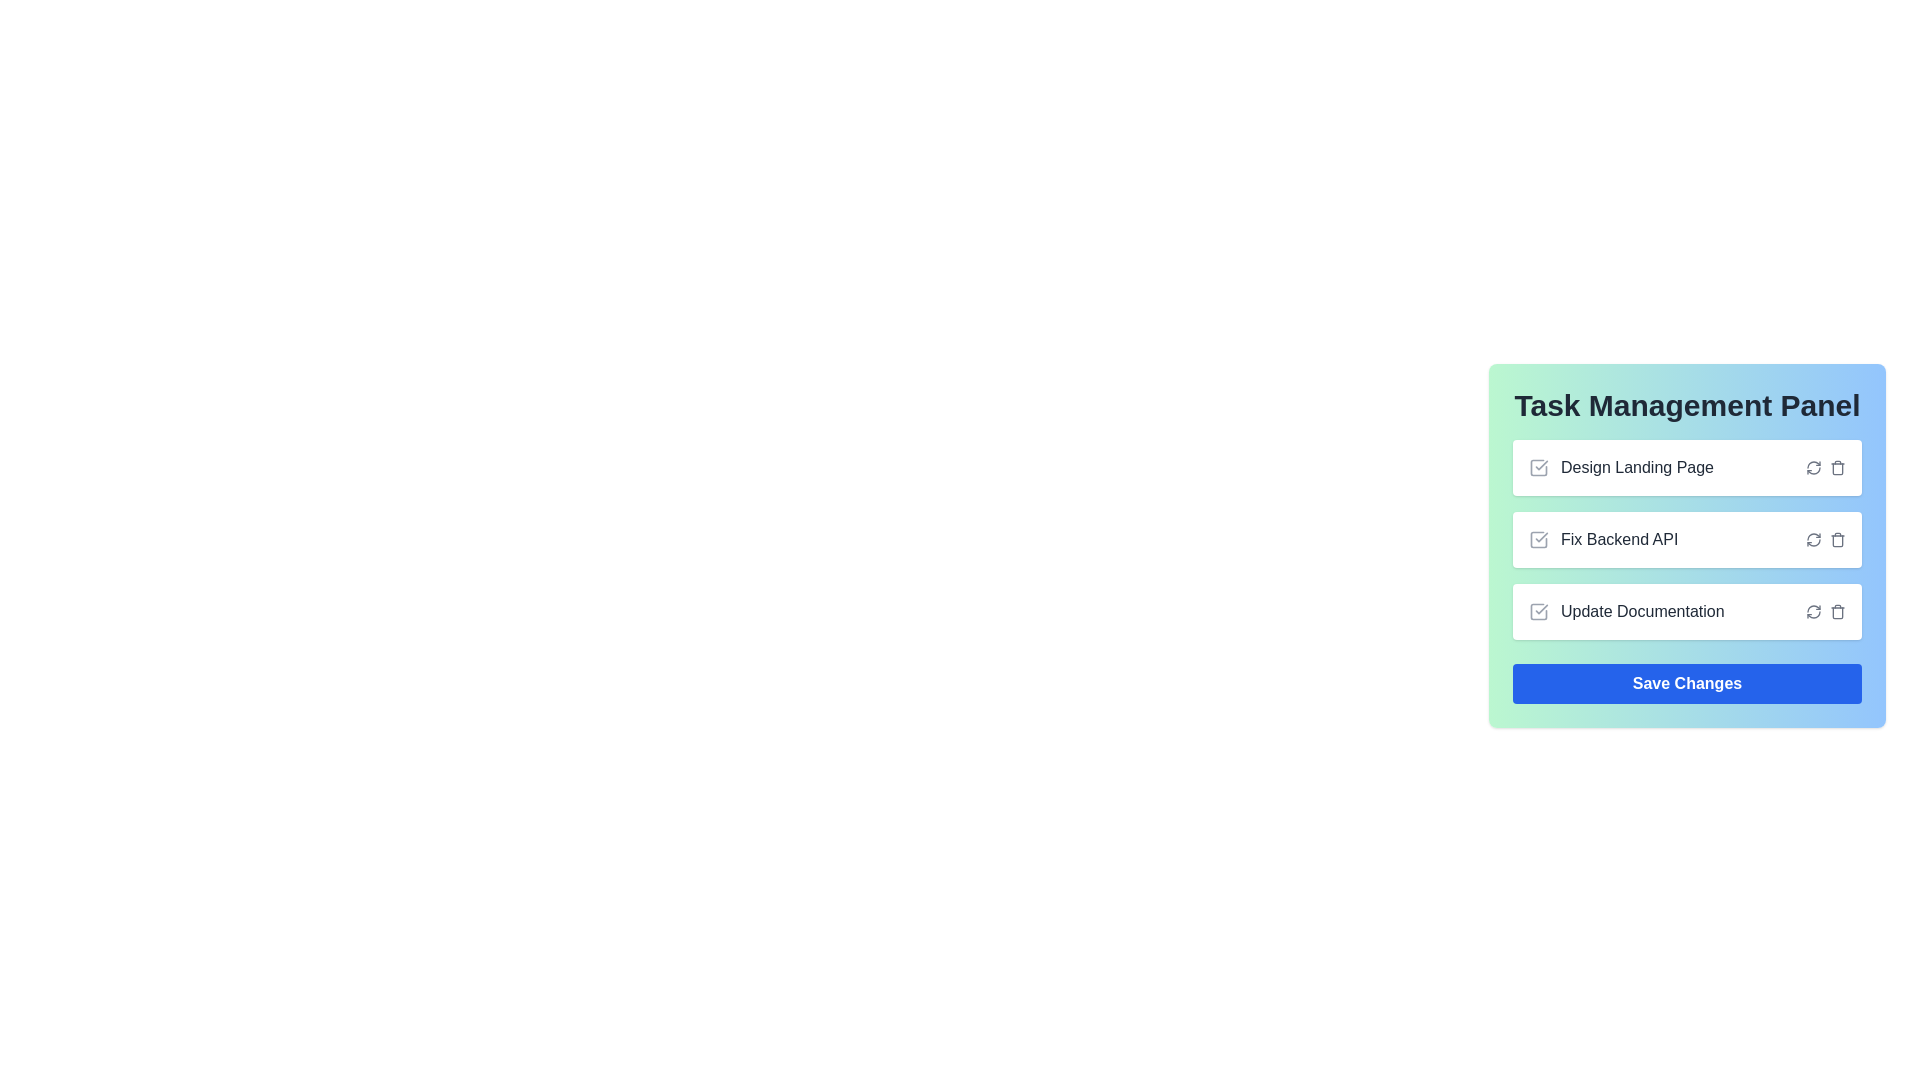 Image resolution: width=1920 pixels, height=1080 pixels. I want to click on the text 'Design Landing Page' from the first task item in the task management panel to copy it, so click(1621, 467).